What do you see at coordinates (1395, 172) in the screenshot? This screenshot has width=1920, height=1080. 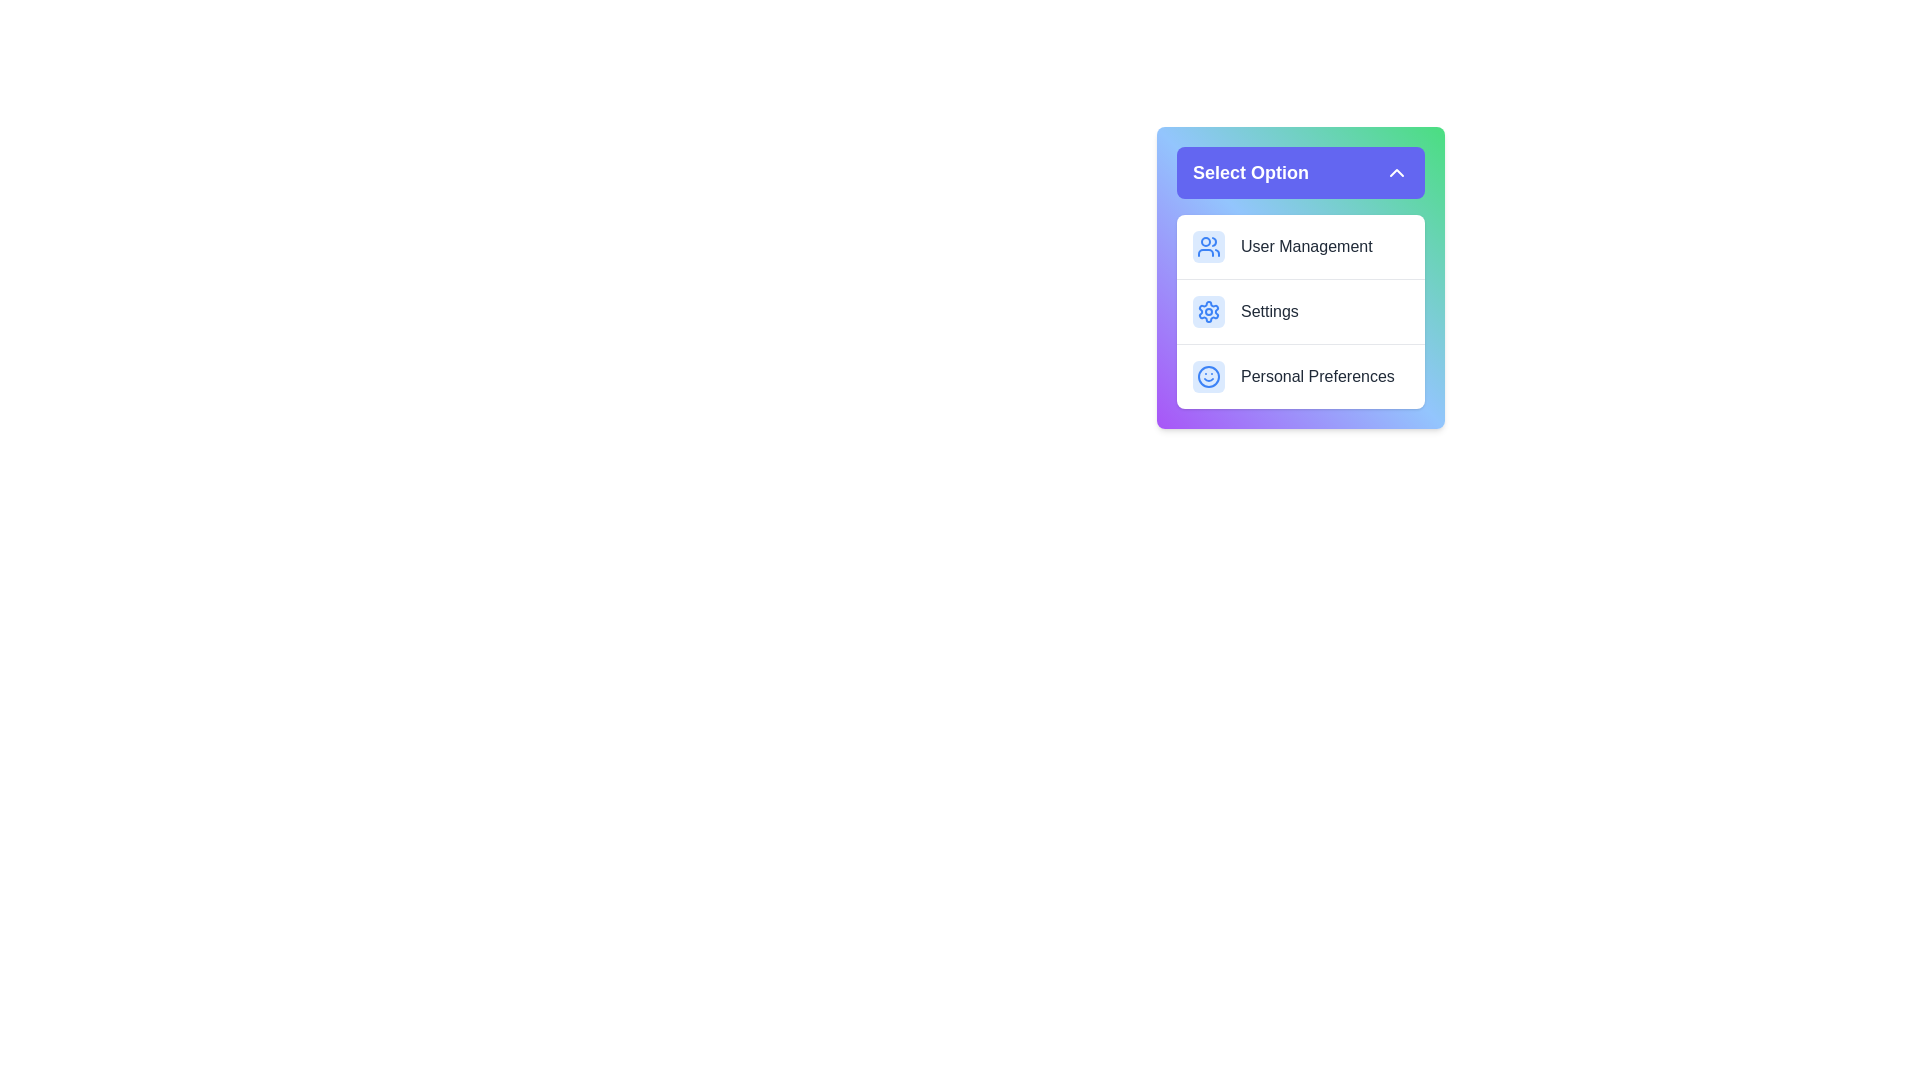 I see `the button located in the top-right corner of the header section titled 'Select Option'` at bounding box center [1395, 172].